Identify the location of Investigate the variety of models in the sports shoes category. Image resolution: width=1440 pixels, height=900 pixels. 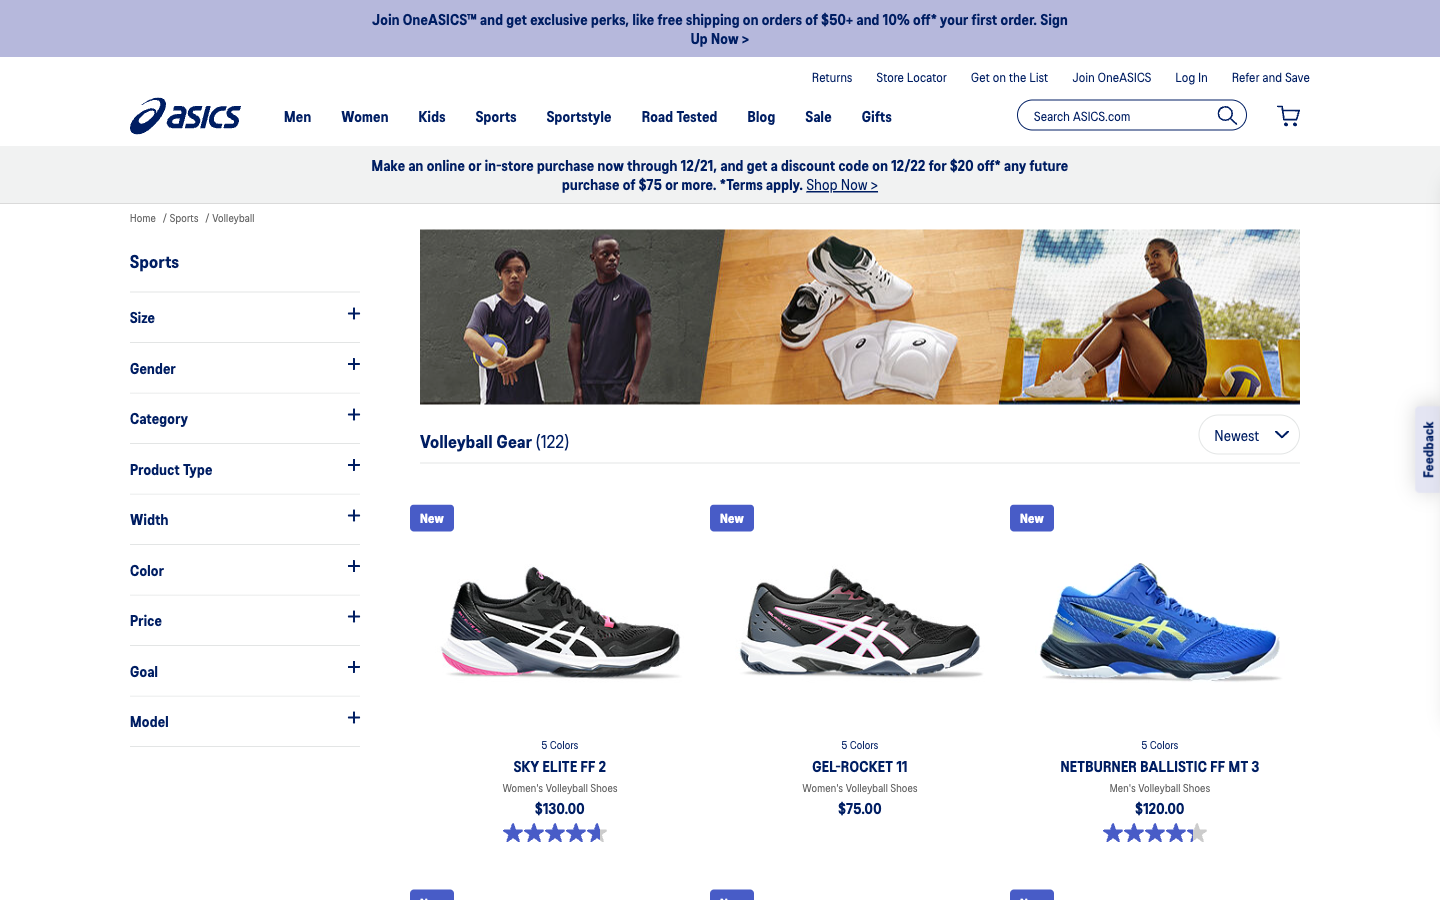
(243, 719).